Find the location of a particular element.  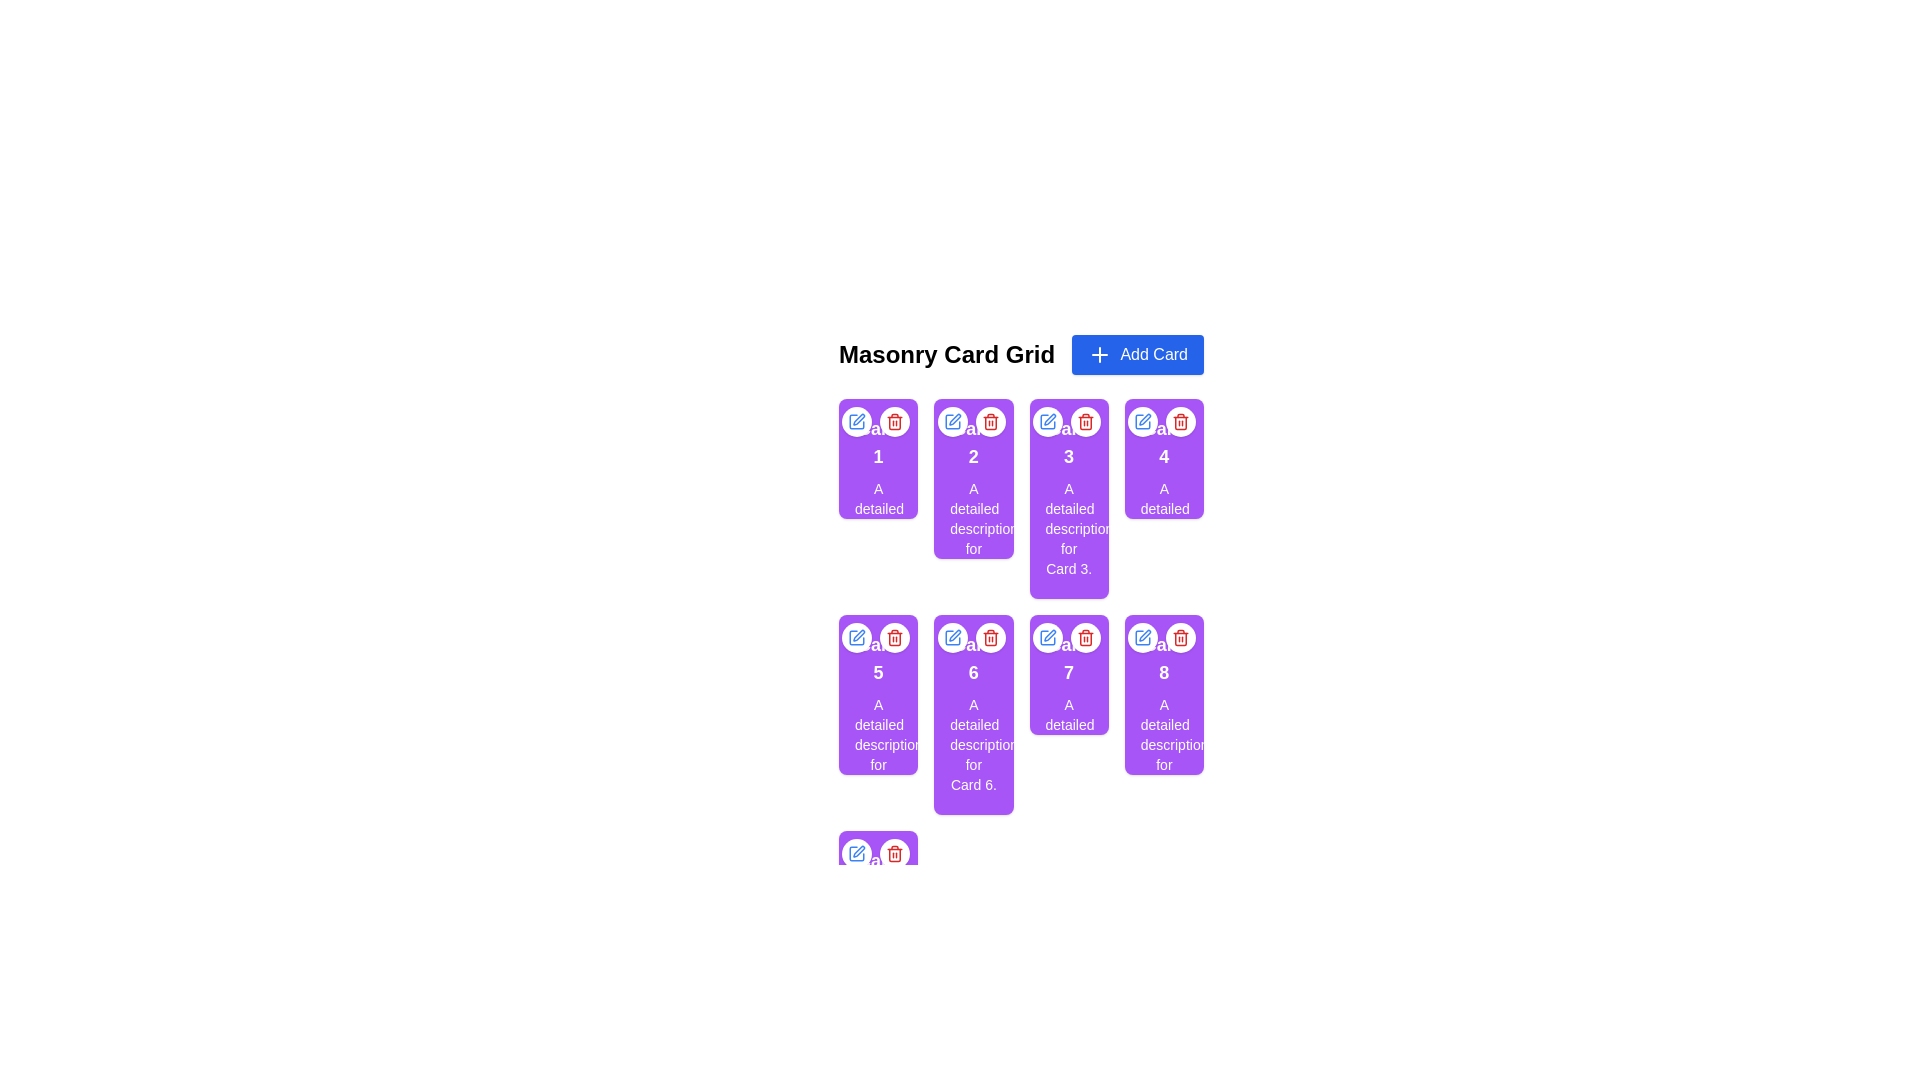

the red delete button in the A button group located at the top-right corner of the purple rectangular card labeled 'Card 9' is located at coordinates (876, 853).